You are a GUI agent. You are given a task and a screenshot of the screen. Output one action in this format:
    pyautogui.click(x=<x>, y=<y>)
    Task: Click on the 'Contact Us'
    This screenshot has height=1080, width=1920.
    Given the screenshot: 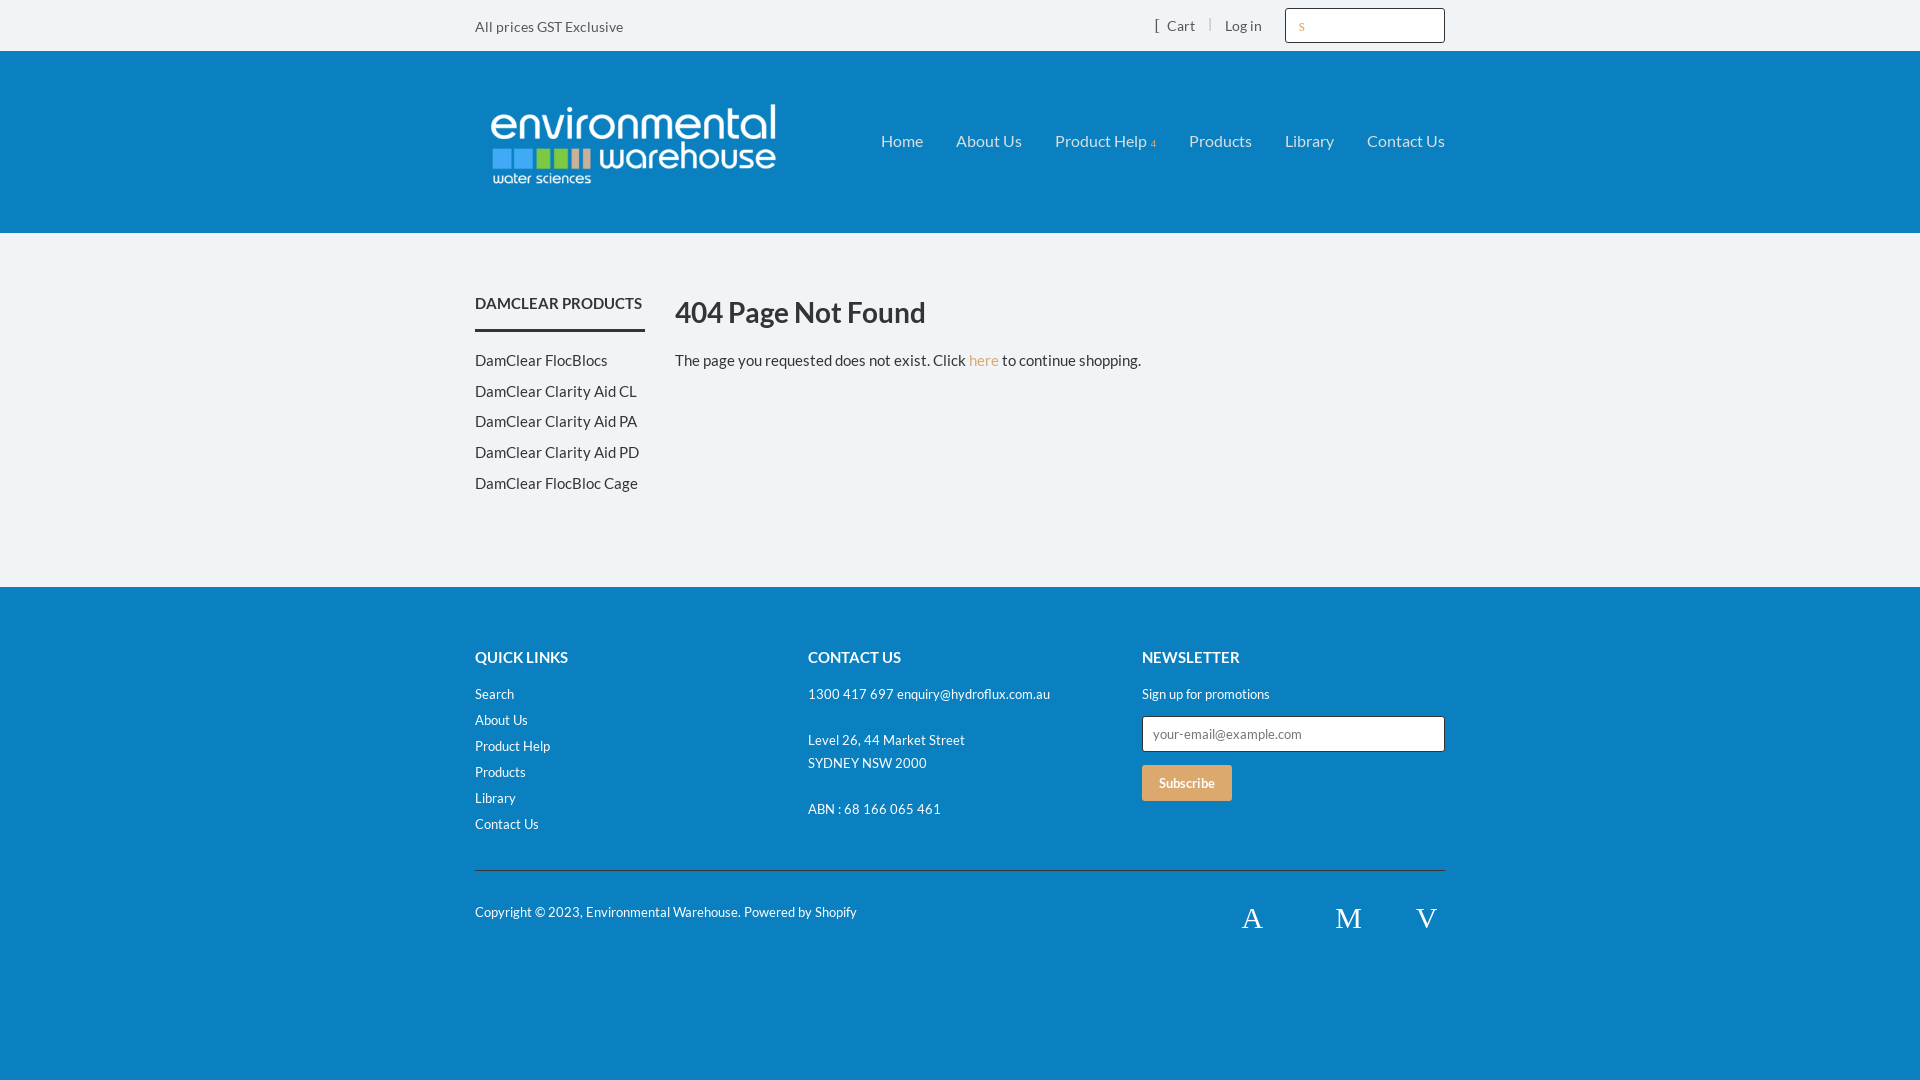 What is the action you would take?
    pyautogui.click(x=507, y=824)
    